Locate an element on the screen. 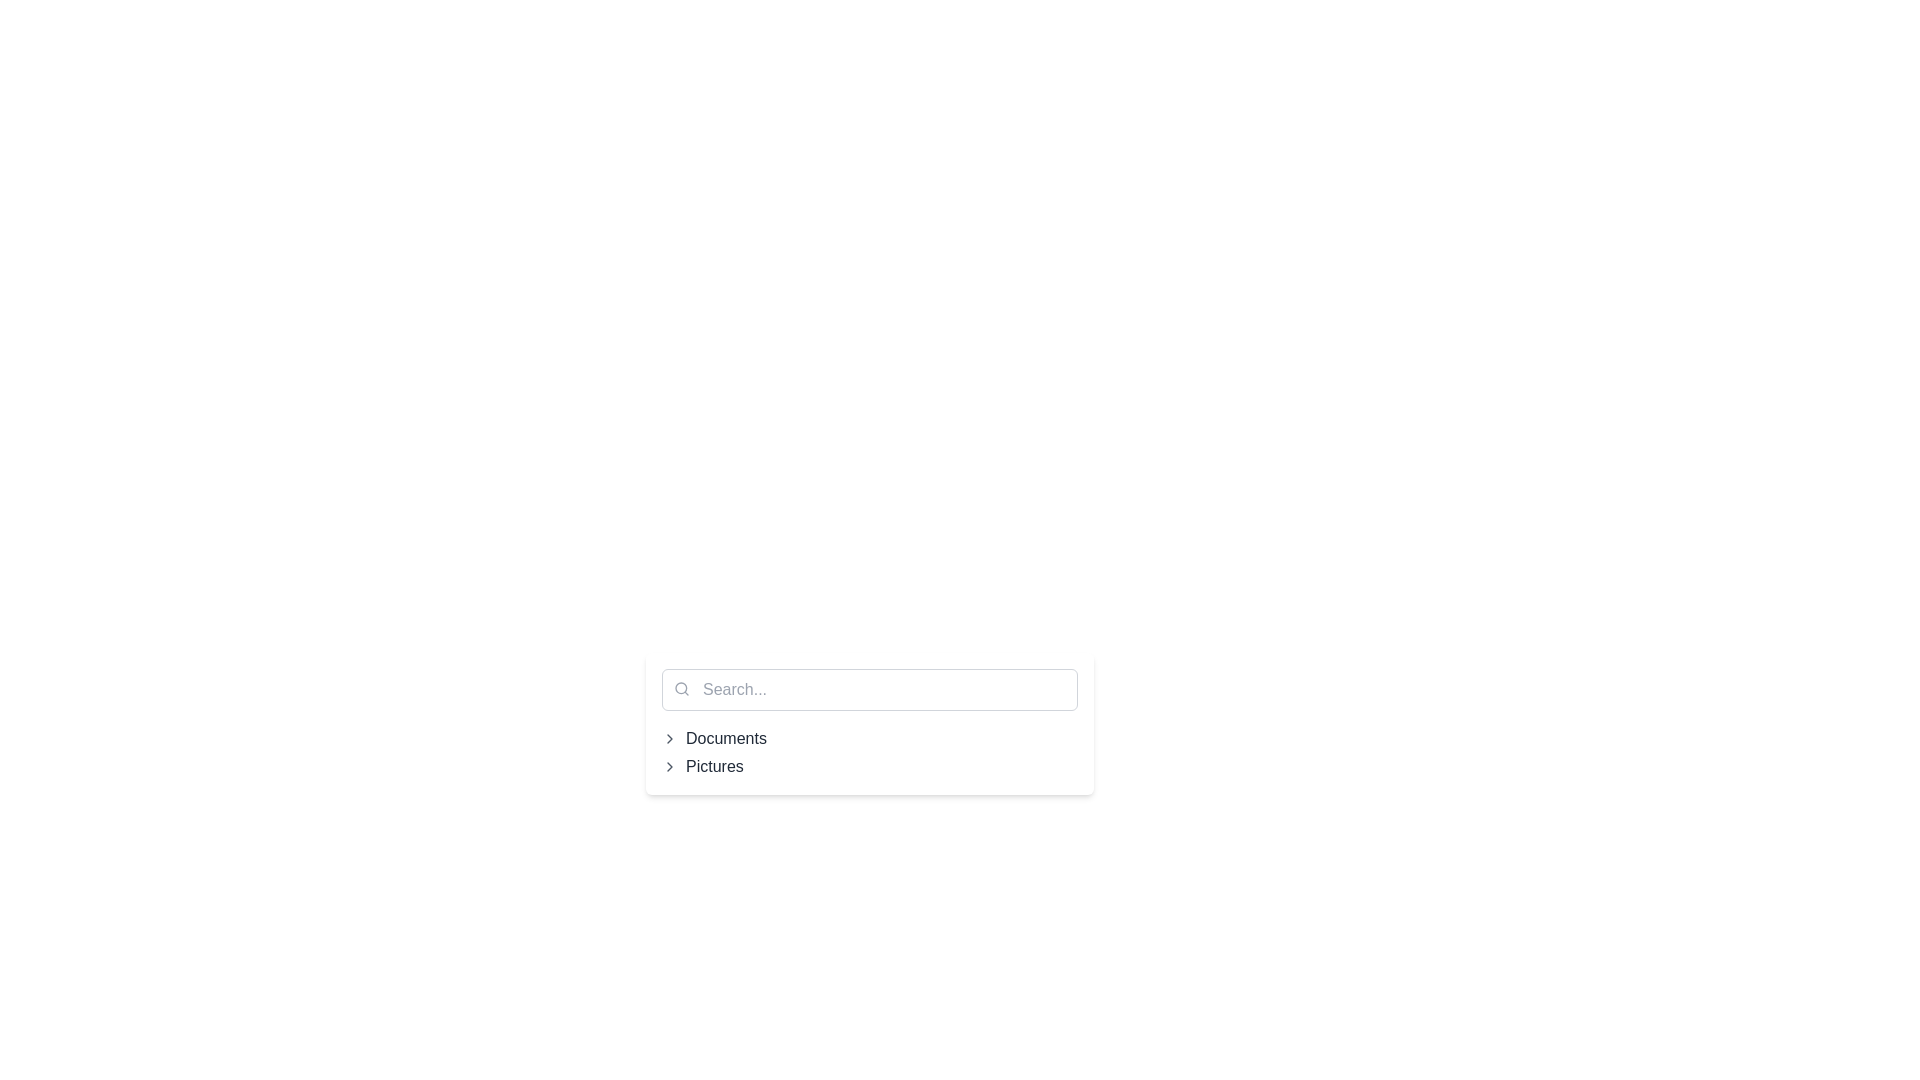  the expandable icon located to the left of the 'Pictures' text is located at coordinates (670, 766).